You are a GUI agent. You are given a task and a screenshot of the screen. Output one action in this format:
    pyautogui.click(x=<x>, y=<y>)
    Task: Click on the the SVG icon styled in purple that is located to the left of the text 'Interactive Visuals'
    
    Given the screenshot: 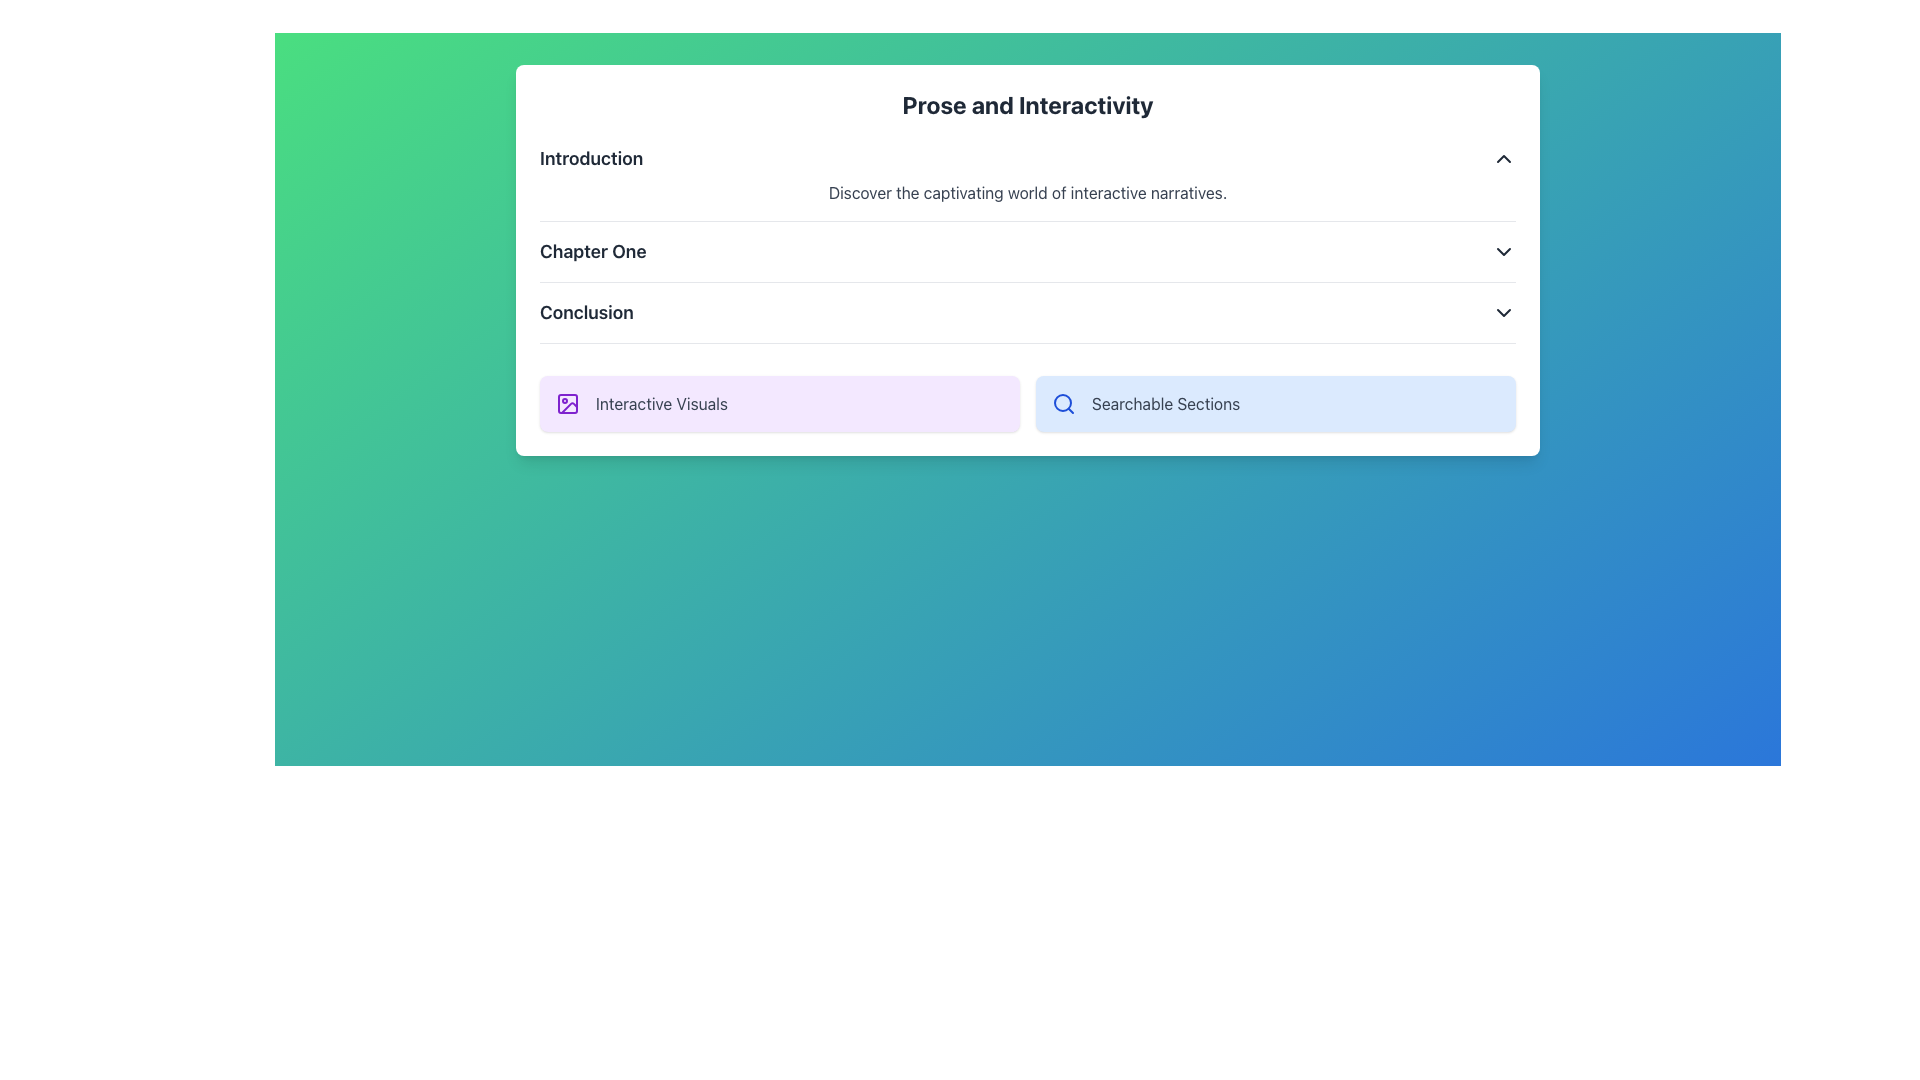 What is the action you would take?
    pyautogui.click(x=566, y=404)
    